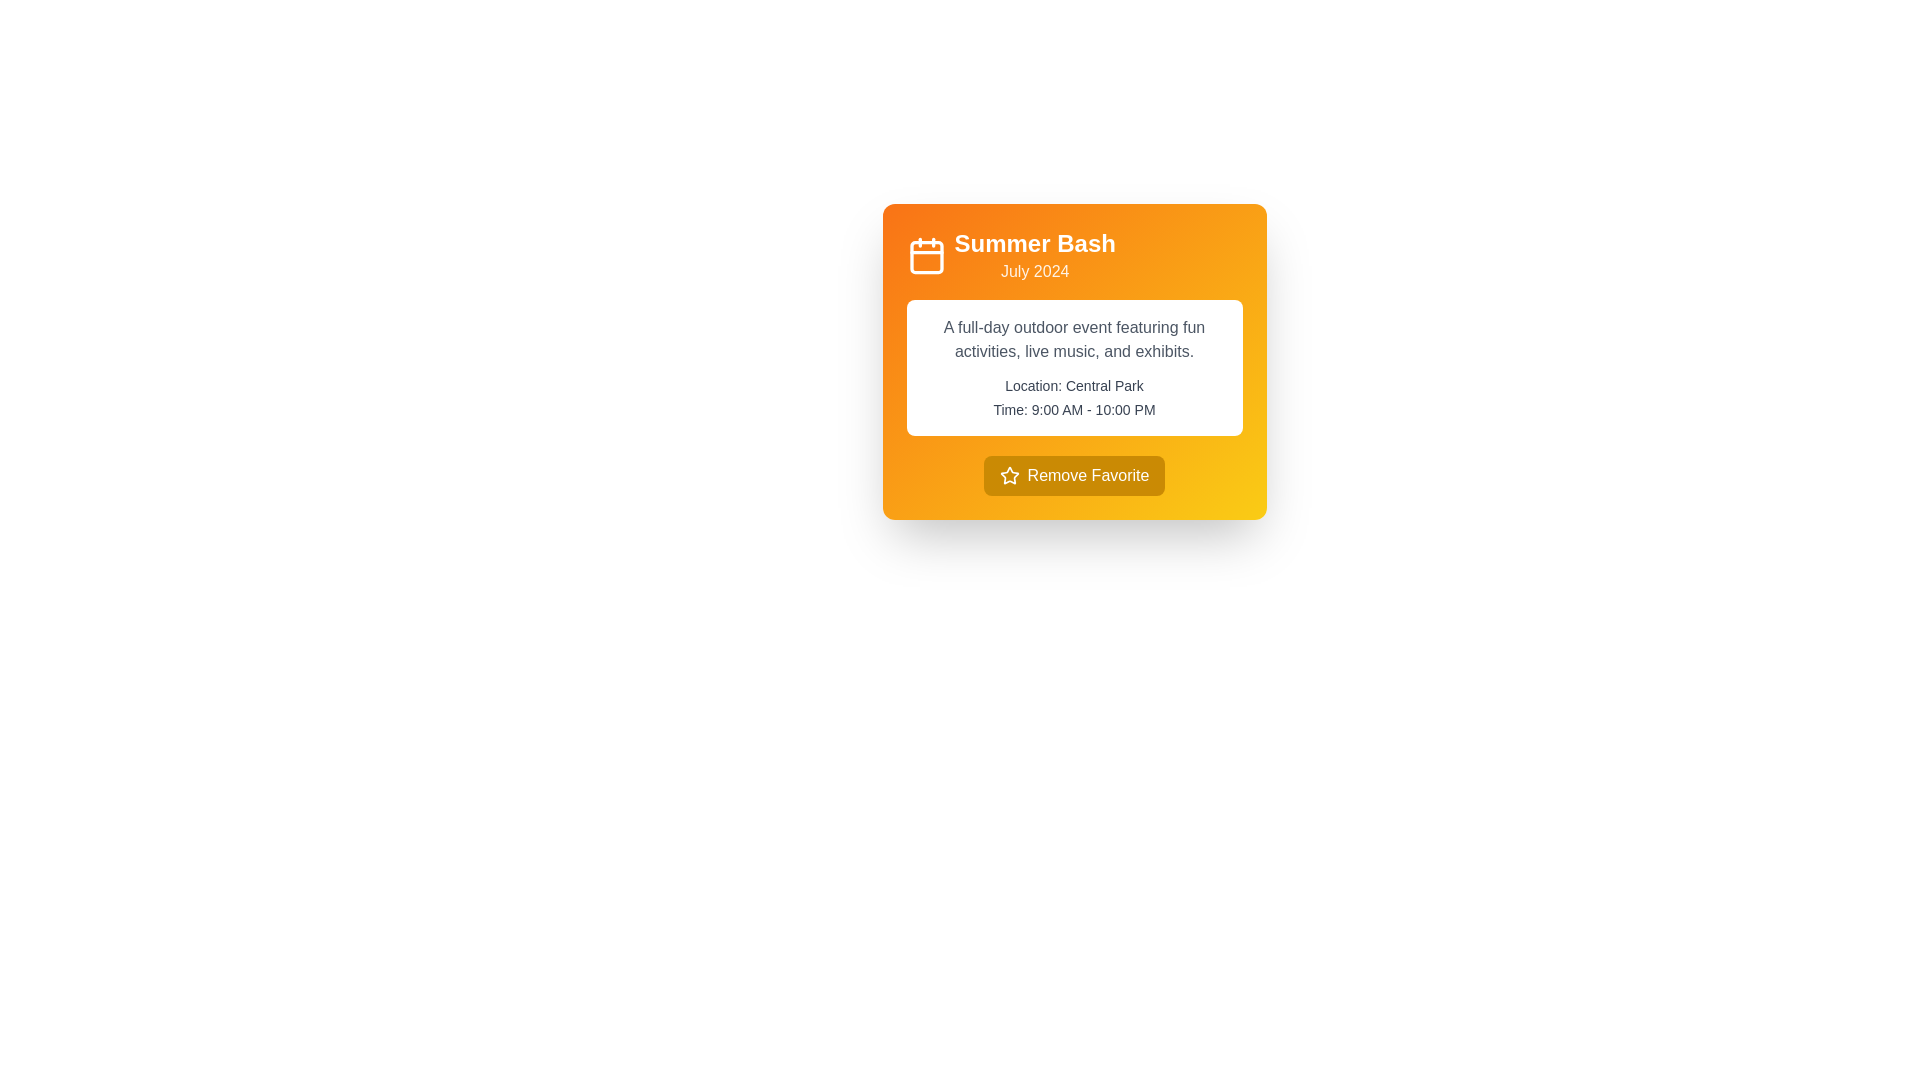  What do you see at coordinates (1009, 475) in the screenshot?
I see `the star-shaped icon with a golden outline located inside the 'Summer Bash' button, positioned to the left of the 'Remove Favorite' text` at bounding box center [1009, 475].